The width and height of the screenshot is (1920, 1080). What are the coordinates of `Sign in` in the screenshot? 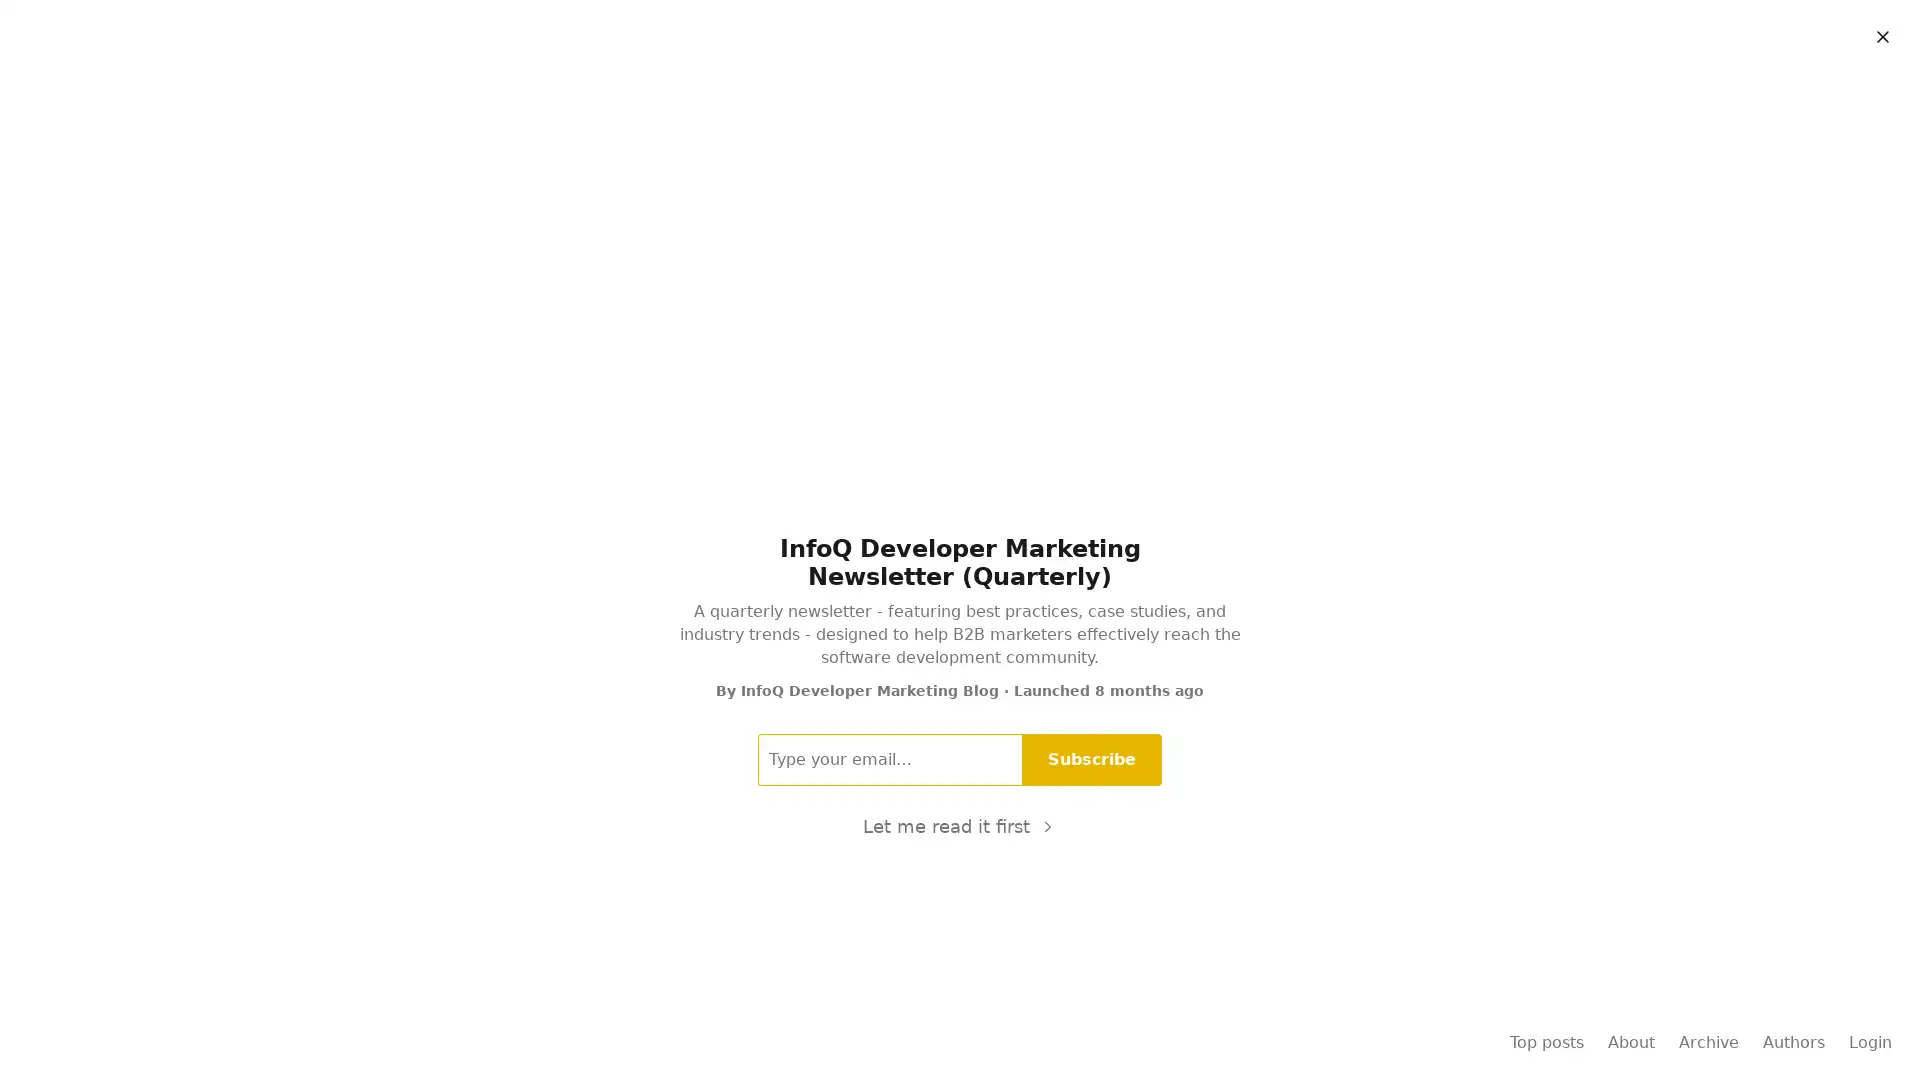 It's located at (1864, 31).